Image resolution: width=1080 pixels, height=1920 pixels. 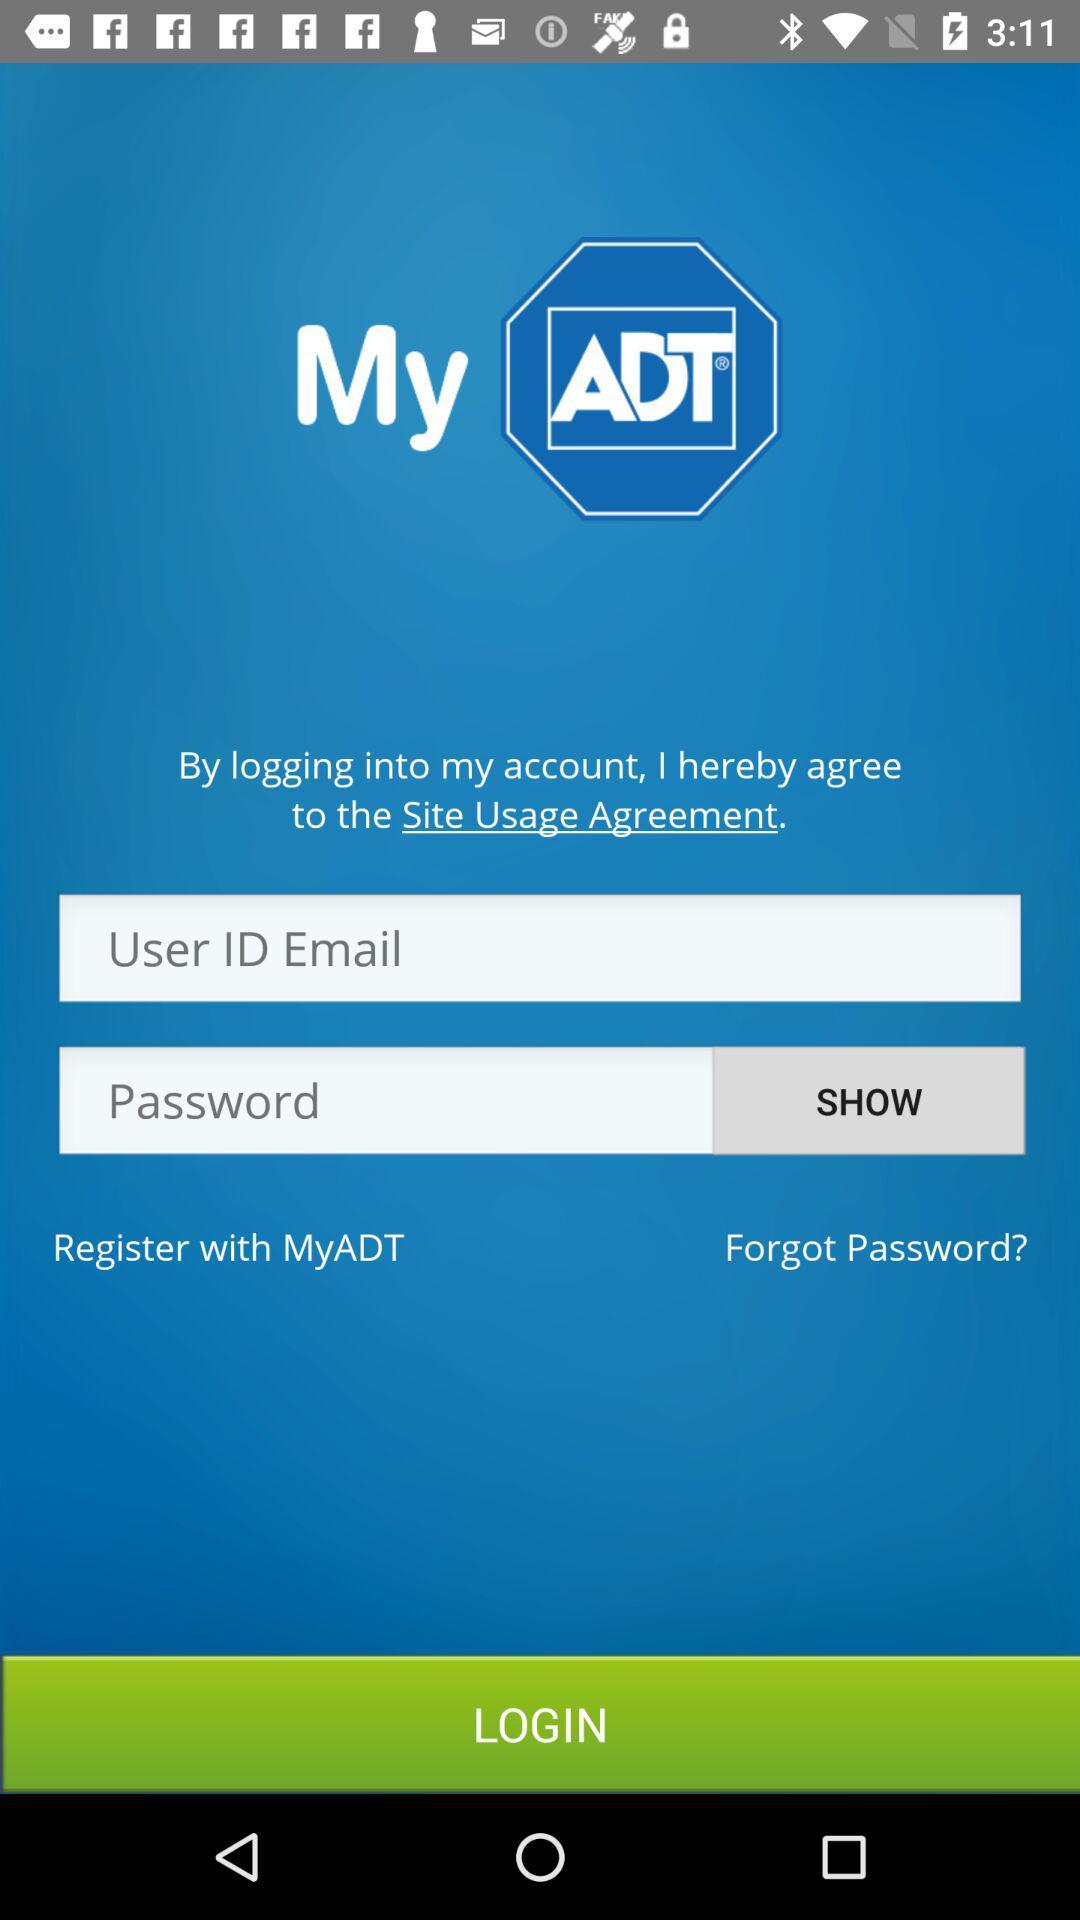 What do you see at coordinates (540, 1722) in the screenshot?
I see `login item` at bounding box center [540, 1722].